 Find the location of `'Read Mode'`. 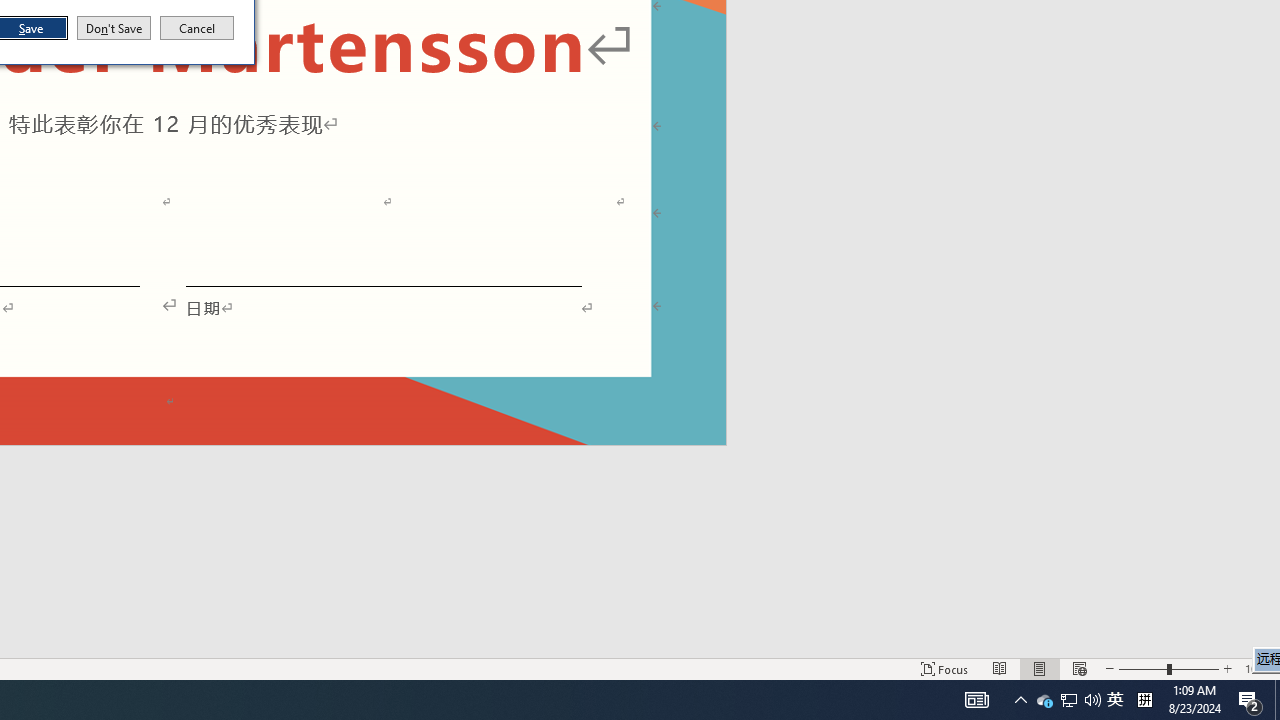

'Read Mode' is located at coordinates (1000, 669).